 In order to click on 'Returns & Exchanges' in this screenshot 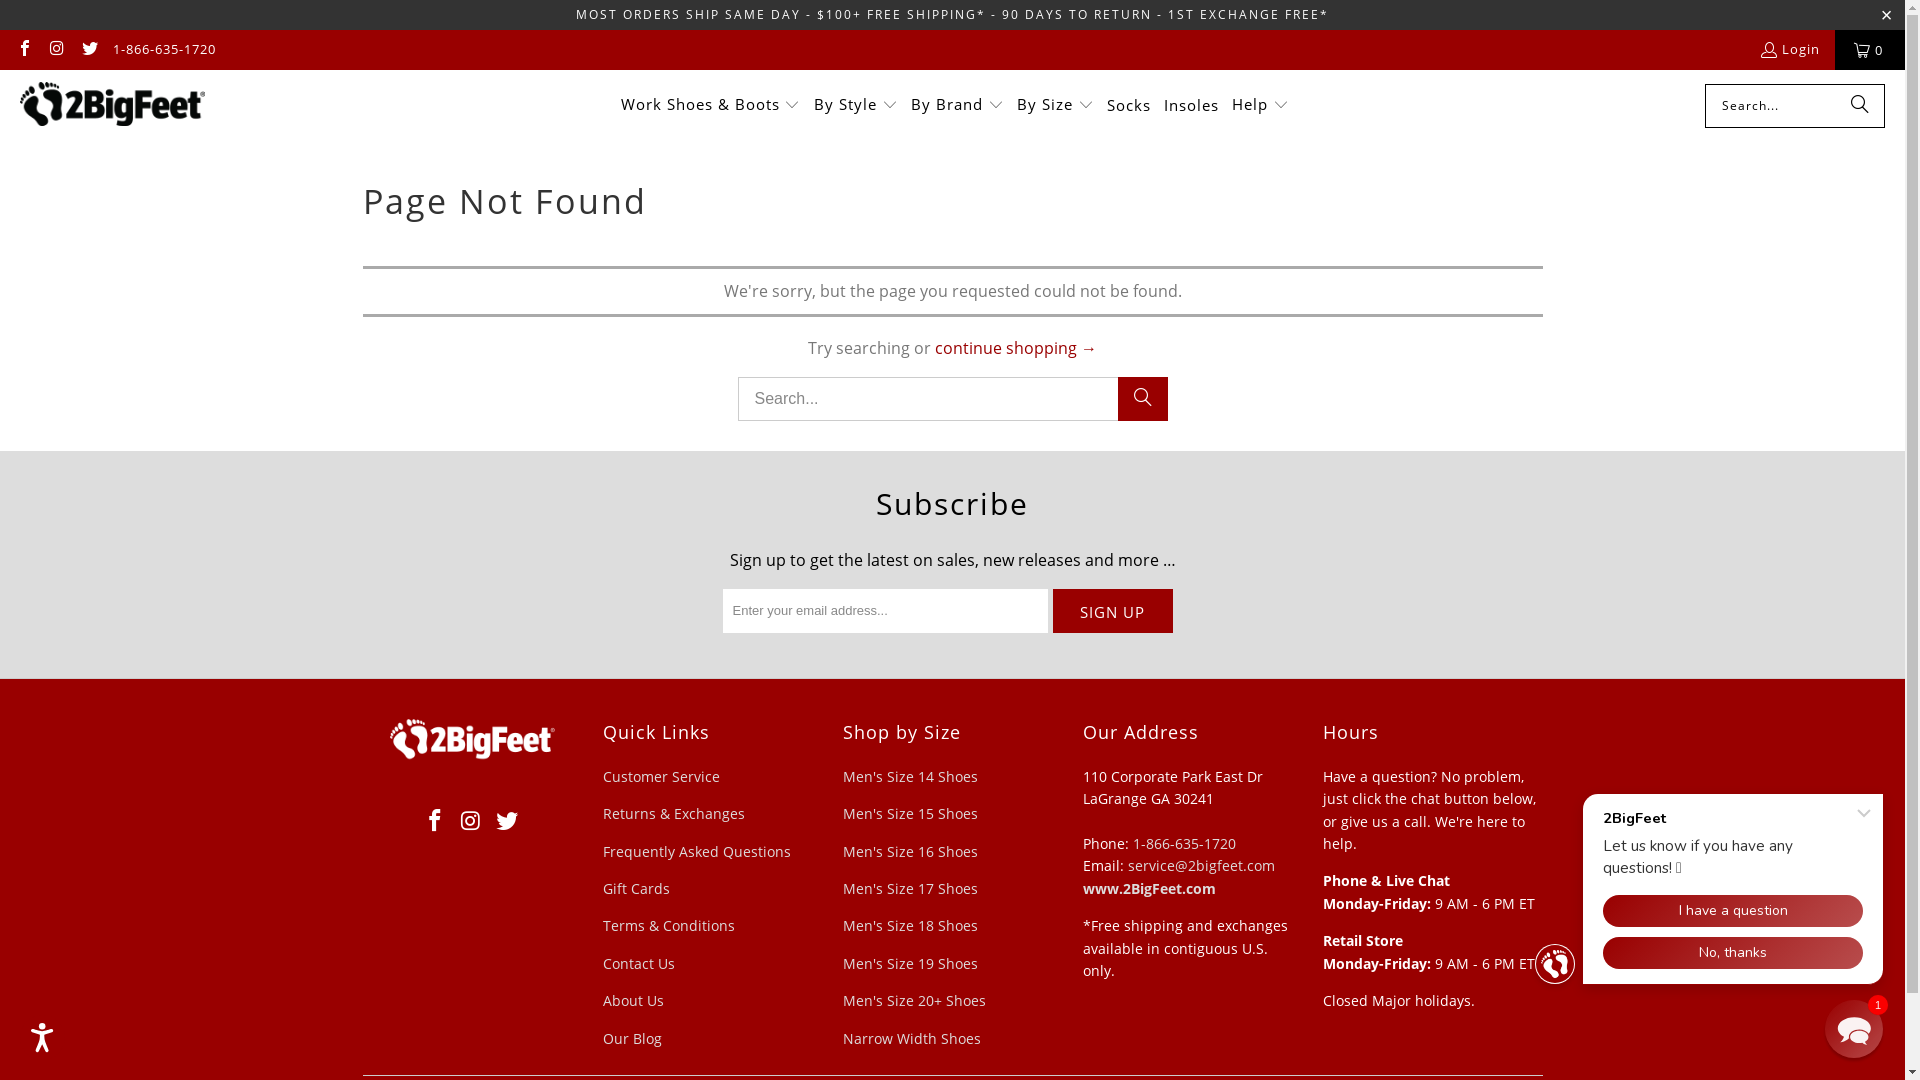, I will do `click(672, 813)`.